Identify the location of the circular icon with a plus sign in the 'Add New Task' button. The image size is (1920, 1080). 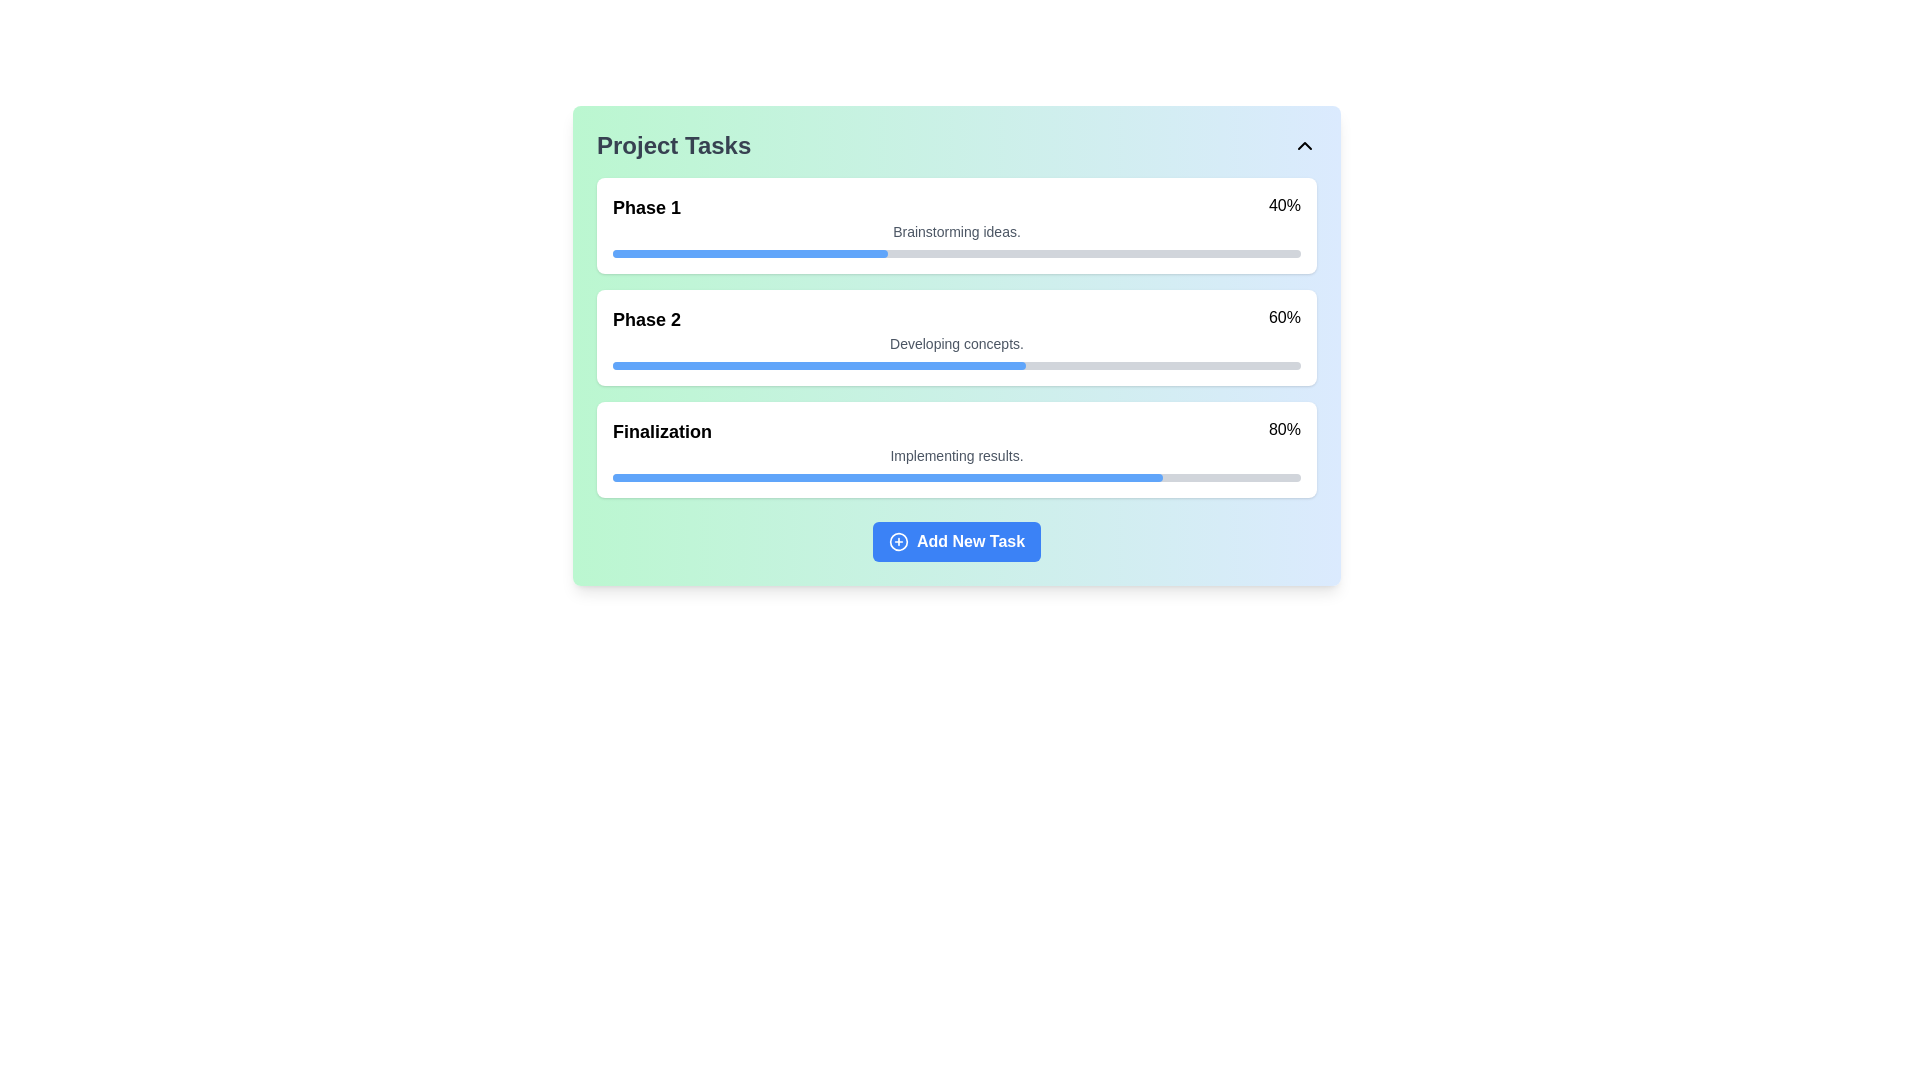
(897, 542).